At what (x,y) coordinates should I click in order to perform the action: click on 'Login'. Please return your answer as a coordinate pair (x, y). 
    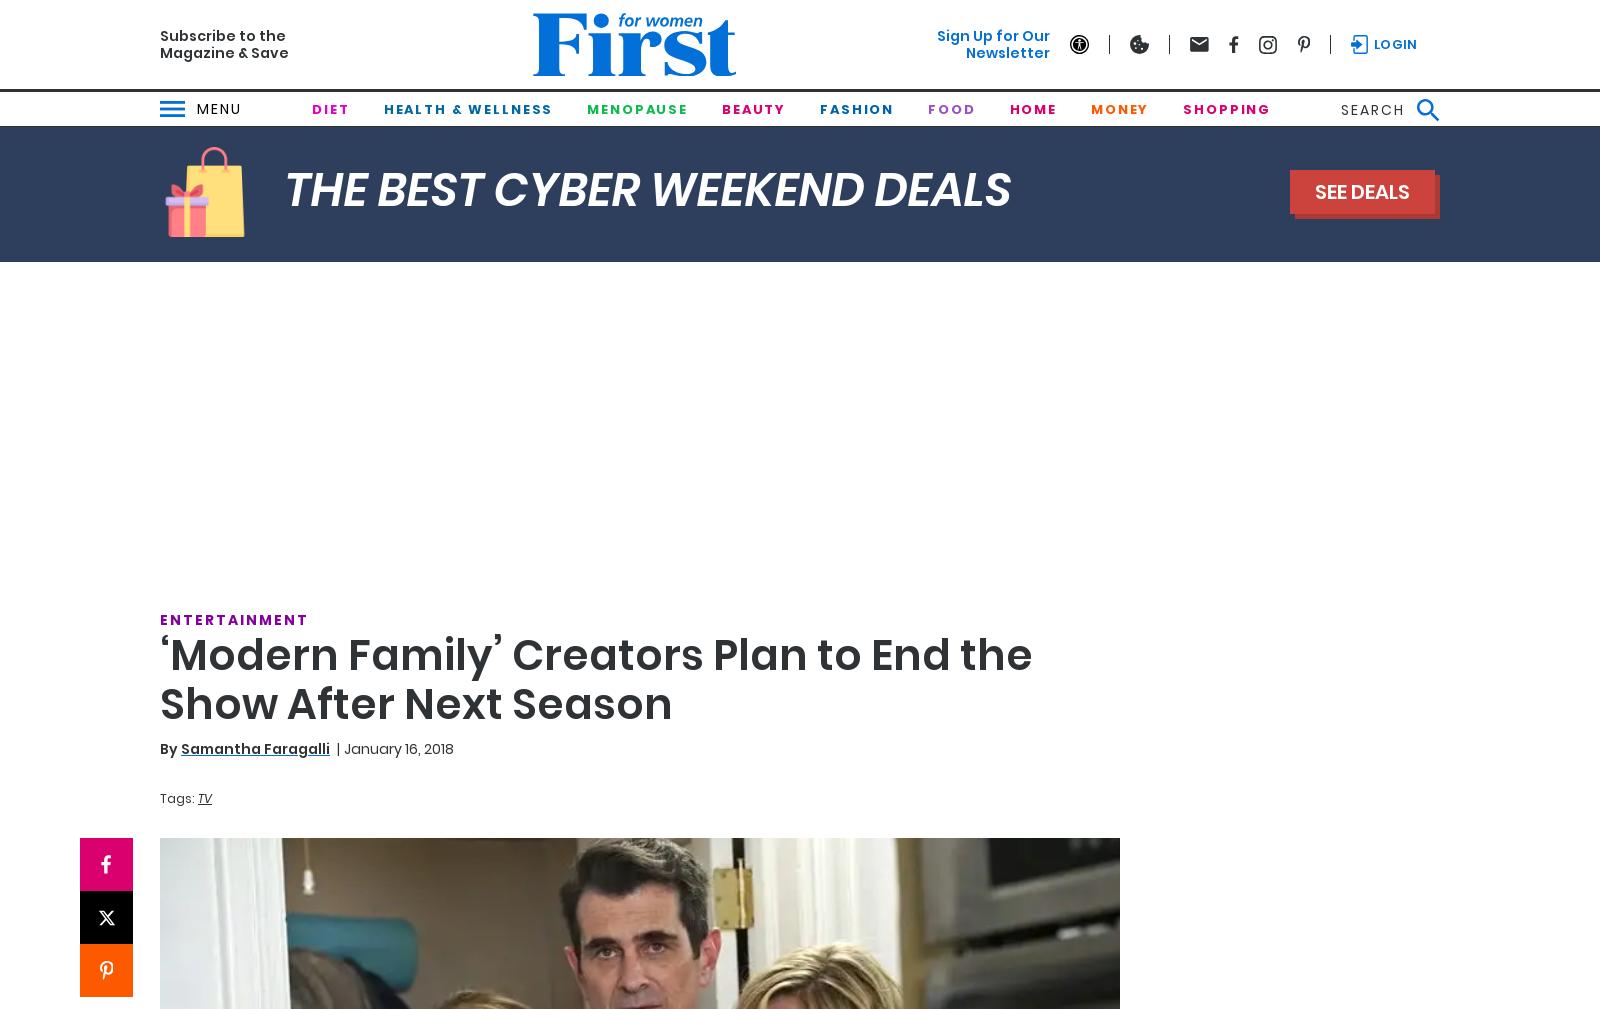
    Looking at the image, I should click on (1394, 43).